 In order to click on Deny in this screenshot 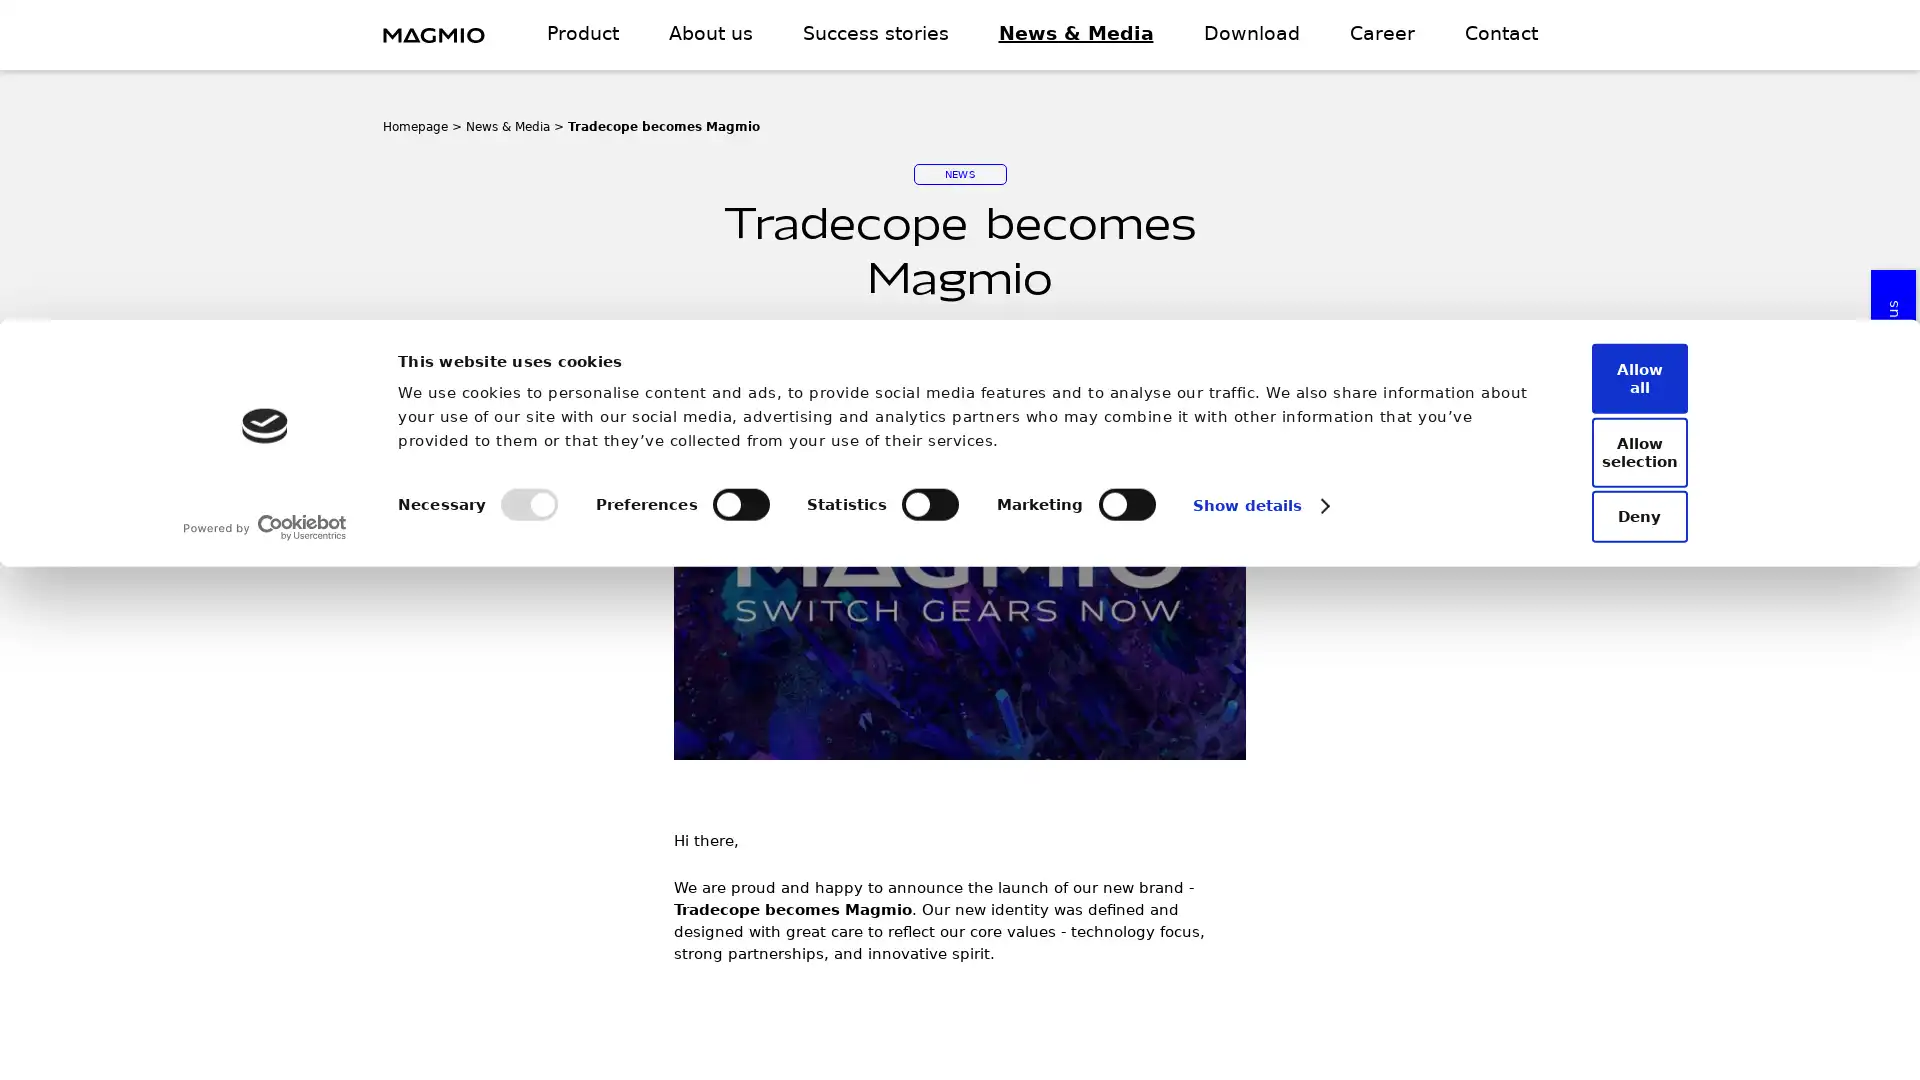, I will do `click(1617, 1023)`.